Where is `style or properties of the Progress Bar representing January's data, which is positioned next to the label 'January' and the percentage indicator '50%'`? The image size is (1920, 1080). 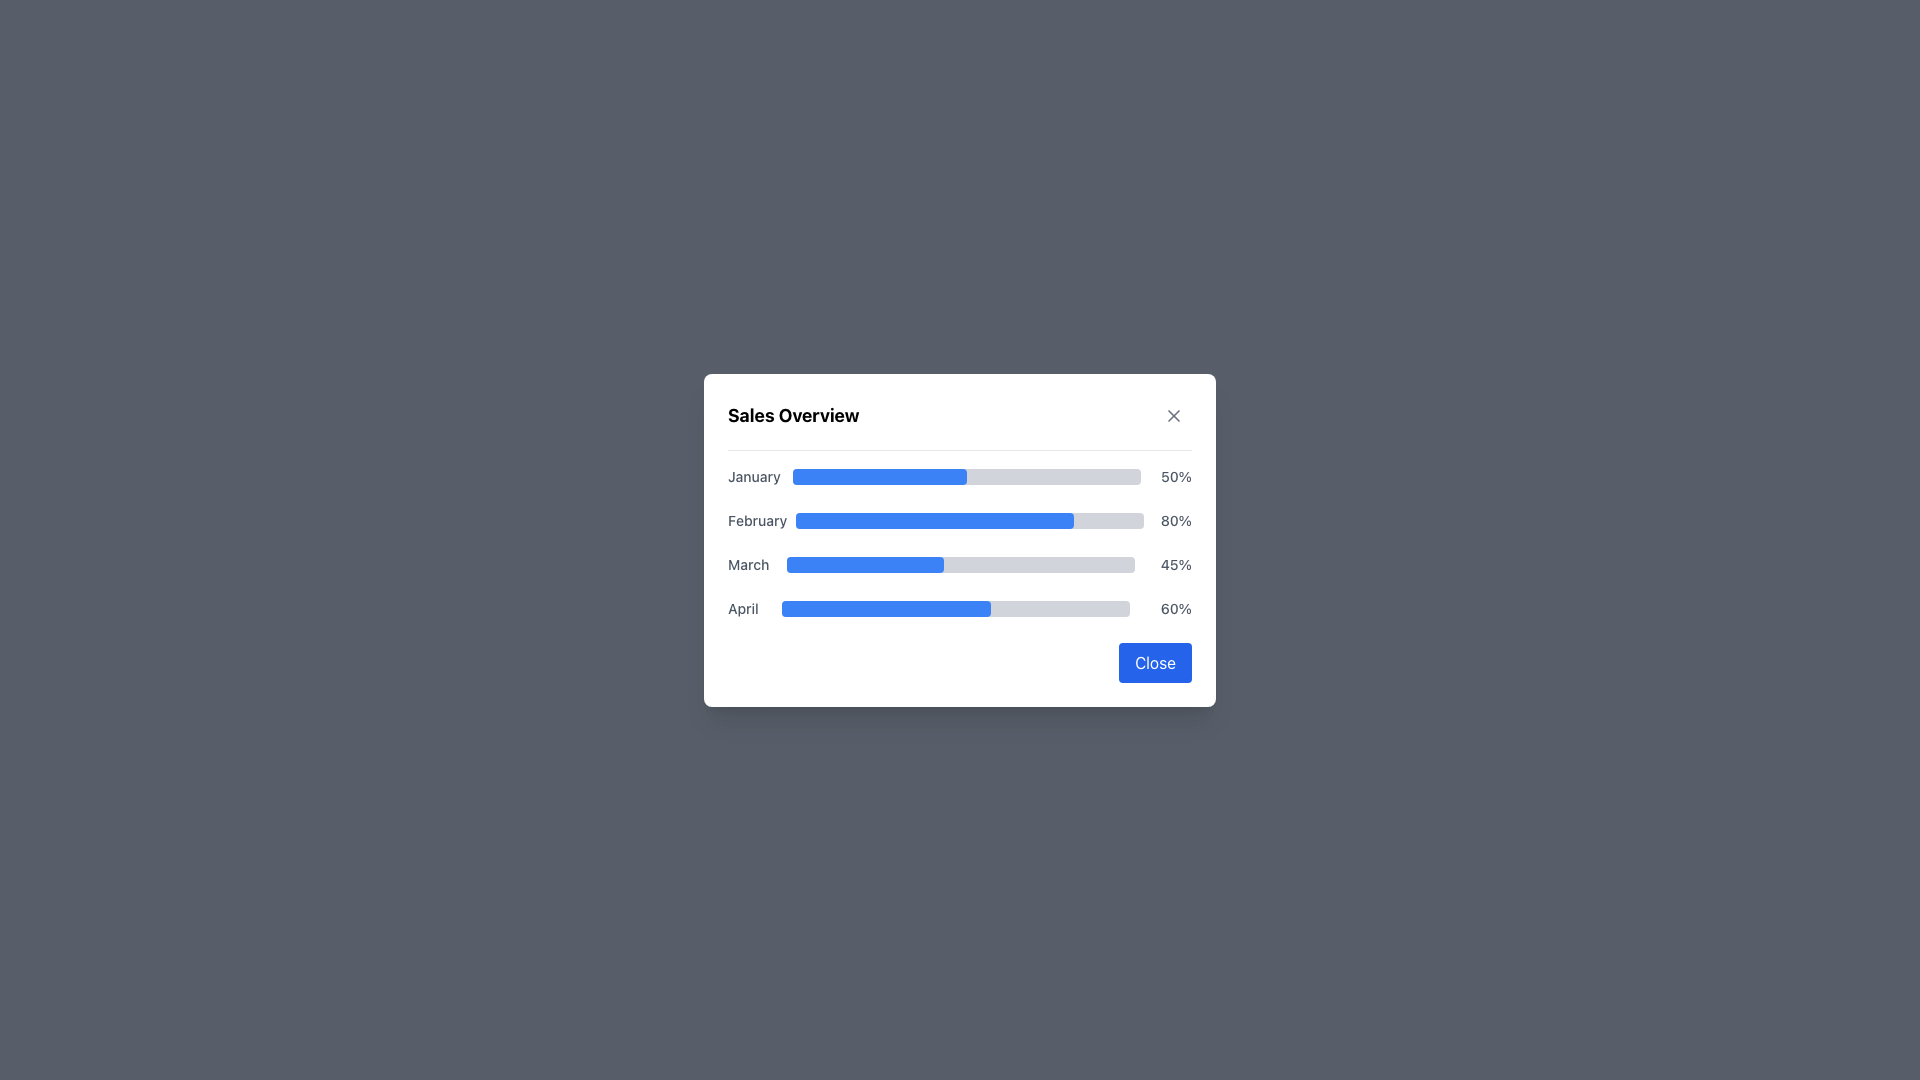
style or properties of the Progress Bar representing January's data, which is positioned next to the label 'January' and the percentage indicator '50%' is located at coordinates (966, 476).